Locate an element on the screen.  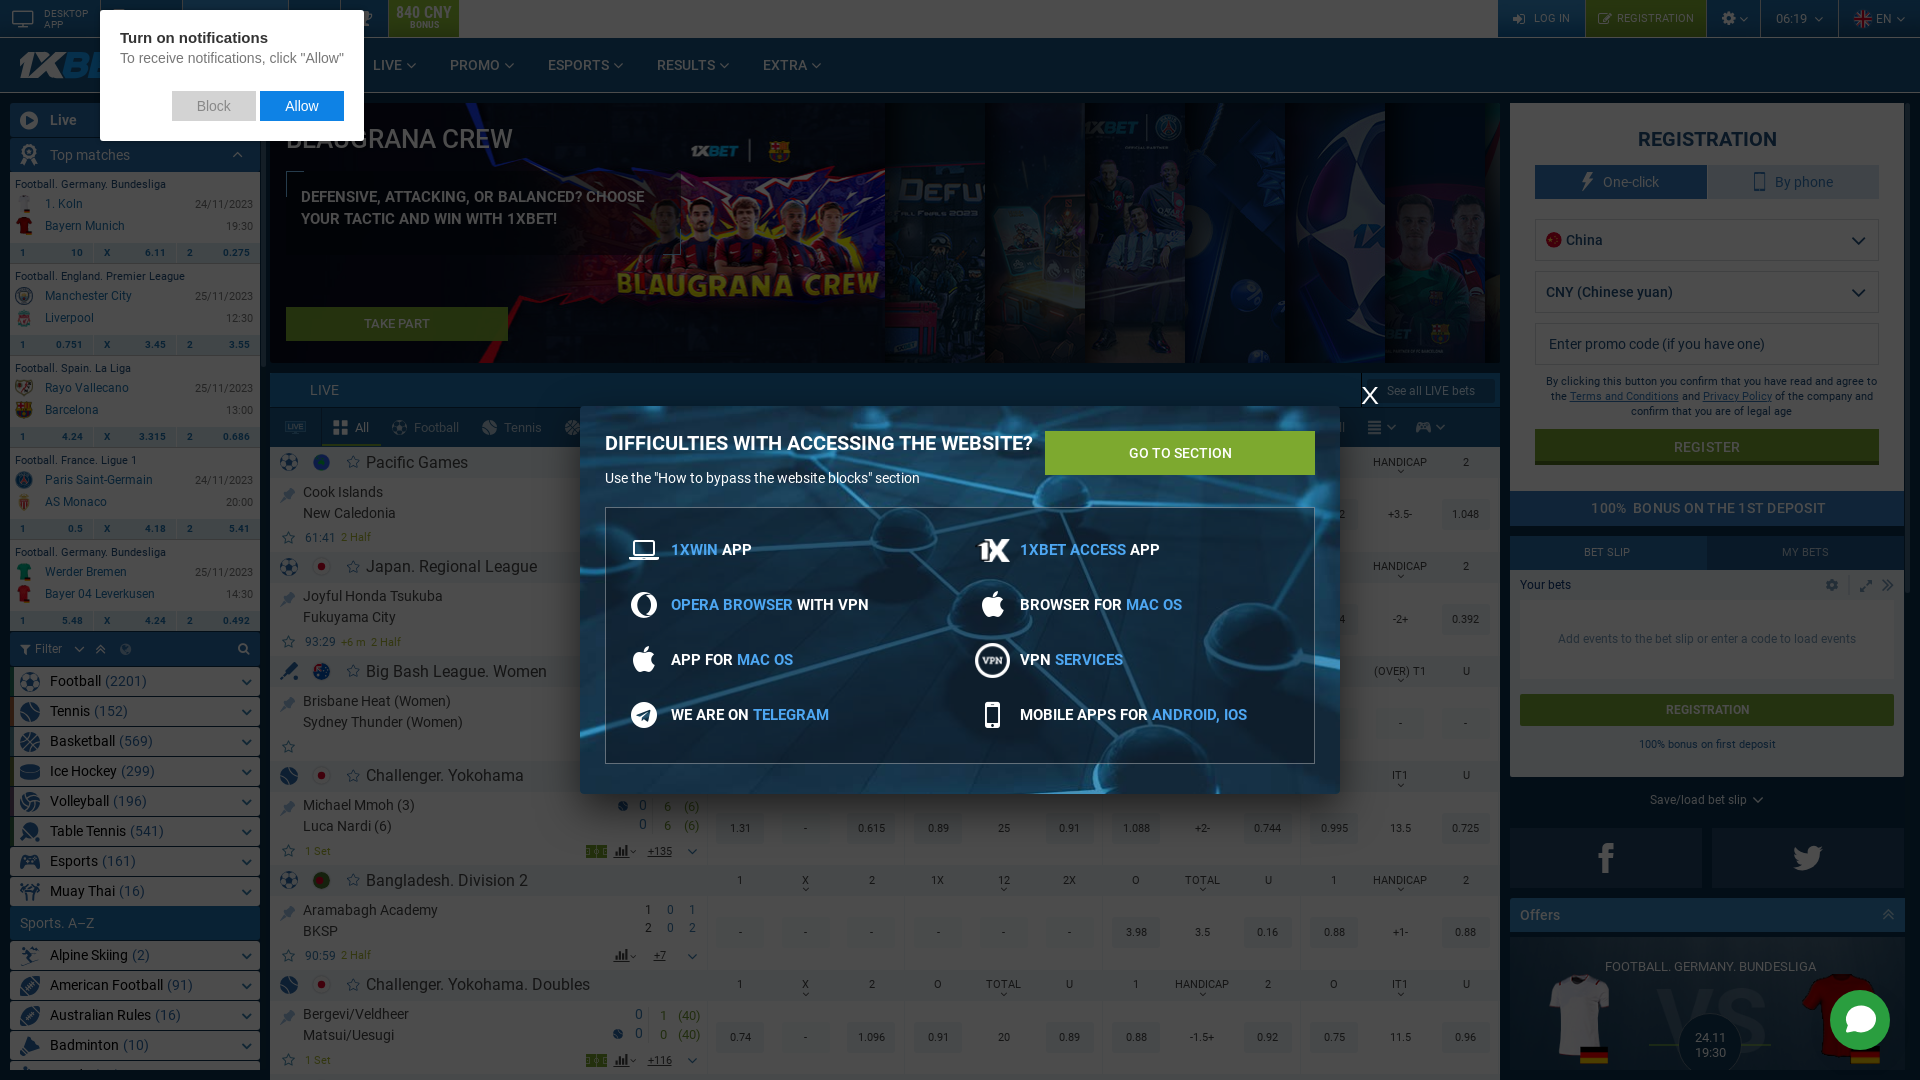
'2 is located at coordinates (218, 435).